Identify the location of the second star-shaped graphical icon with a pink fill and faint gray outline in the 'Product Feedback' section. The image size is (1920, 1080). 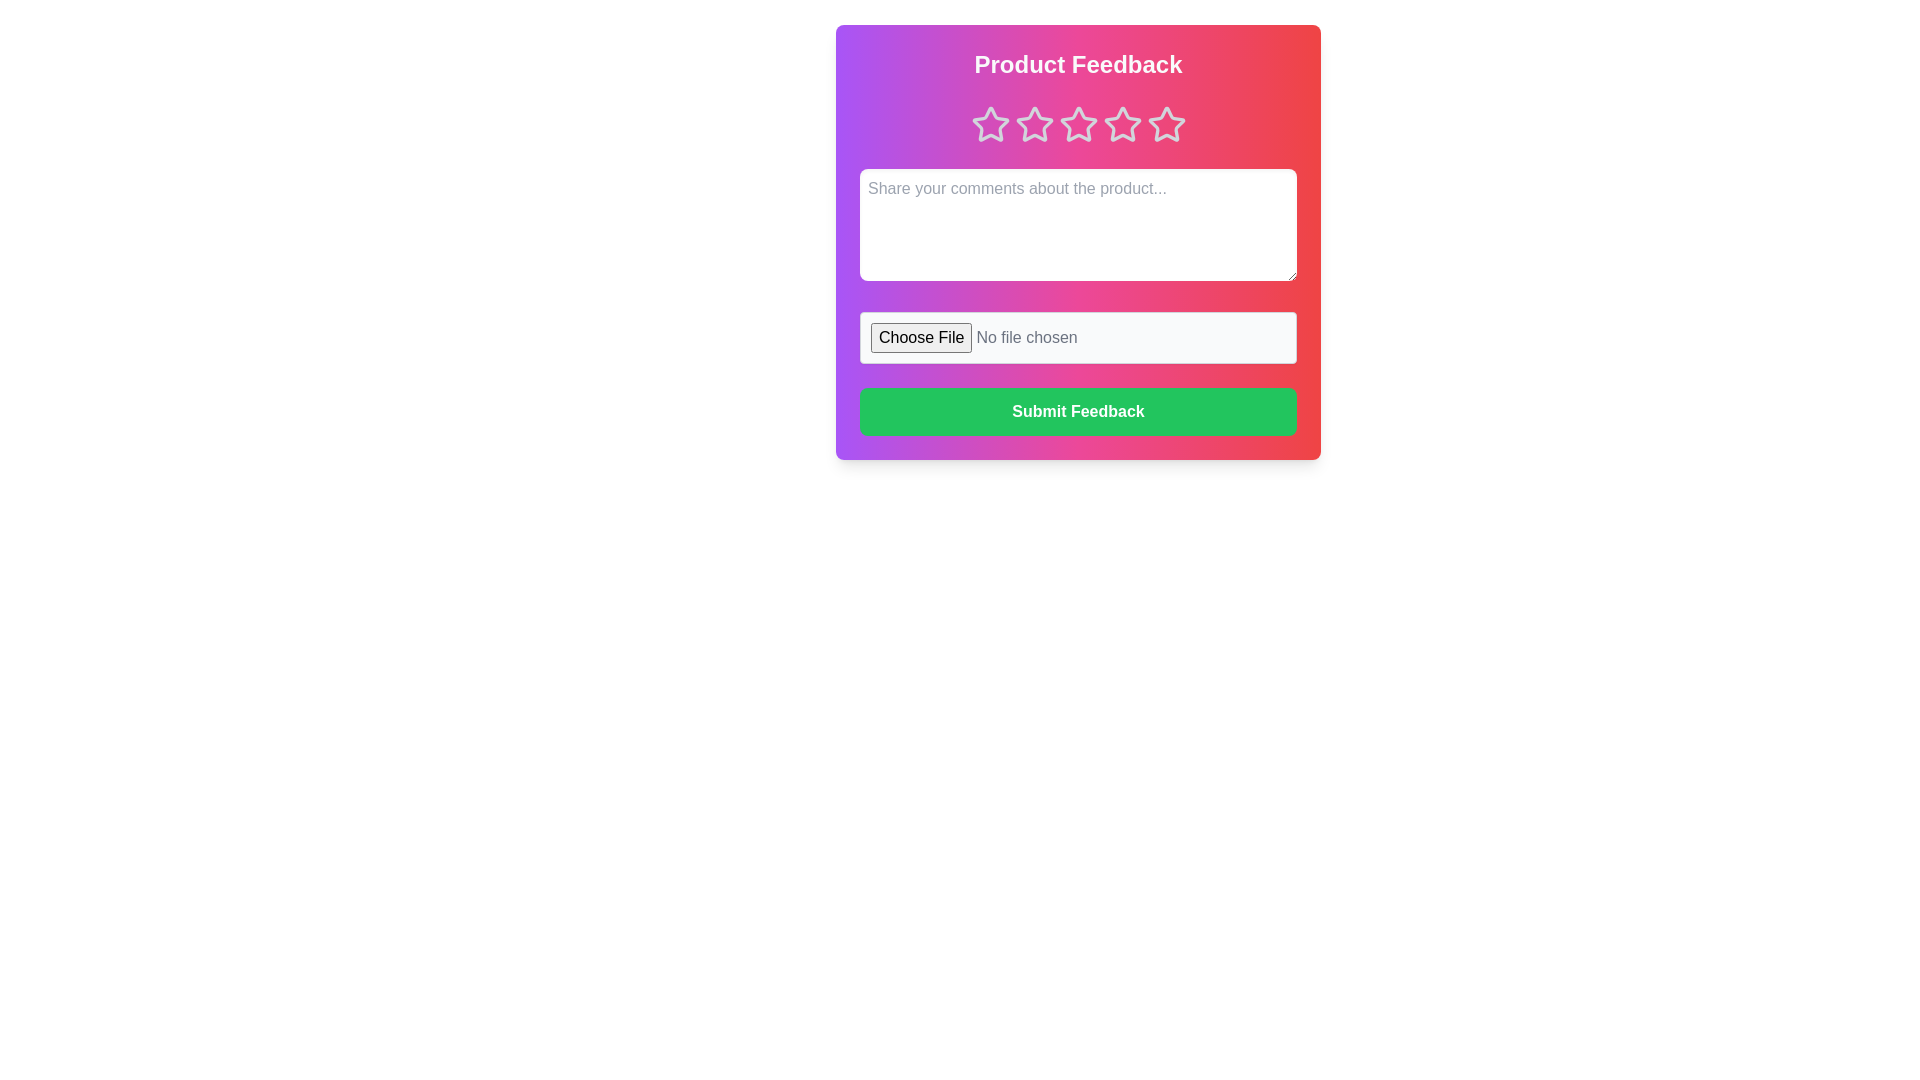
(1077, 124).